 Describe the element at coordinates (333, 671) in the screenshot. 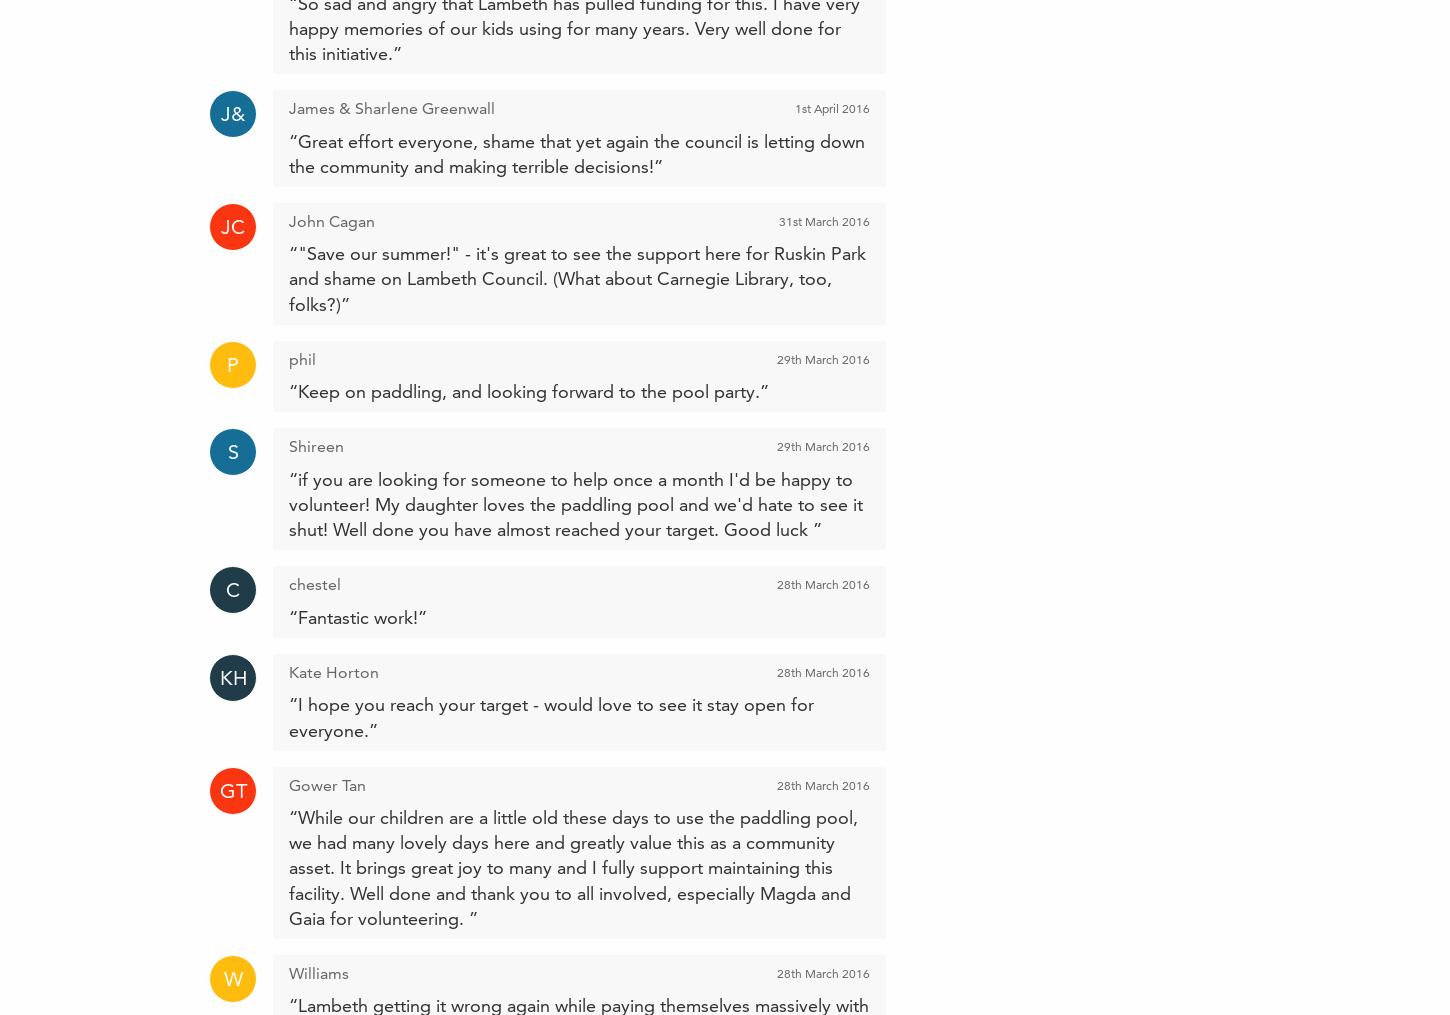

I see `'Kate Horton'` at that location.